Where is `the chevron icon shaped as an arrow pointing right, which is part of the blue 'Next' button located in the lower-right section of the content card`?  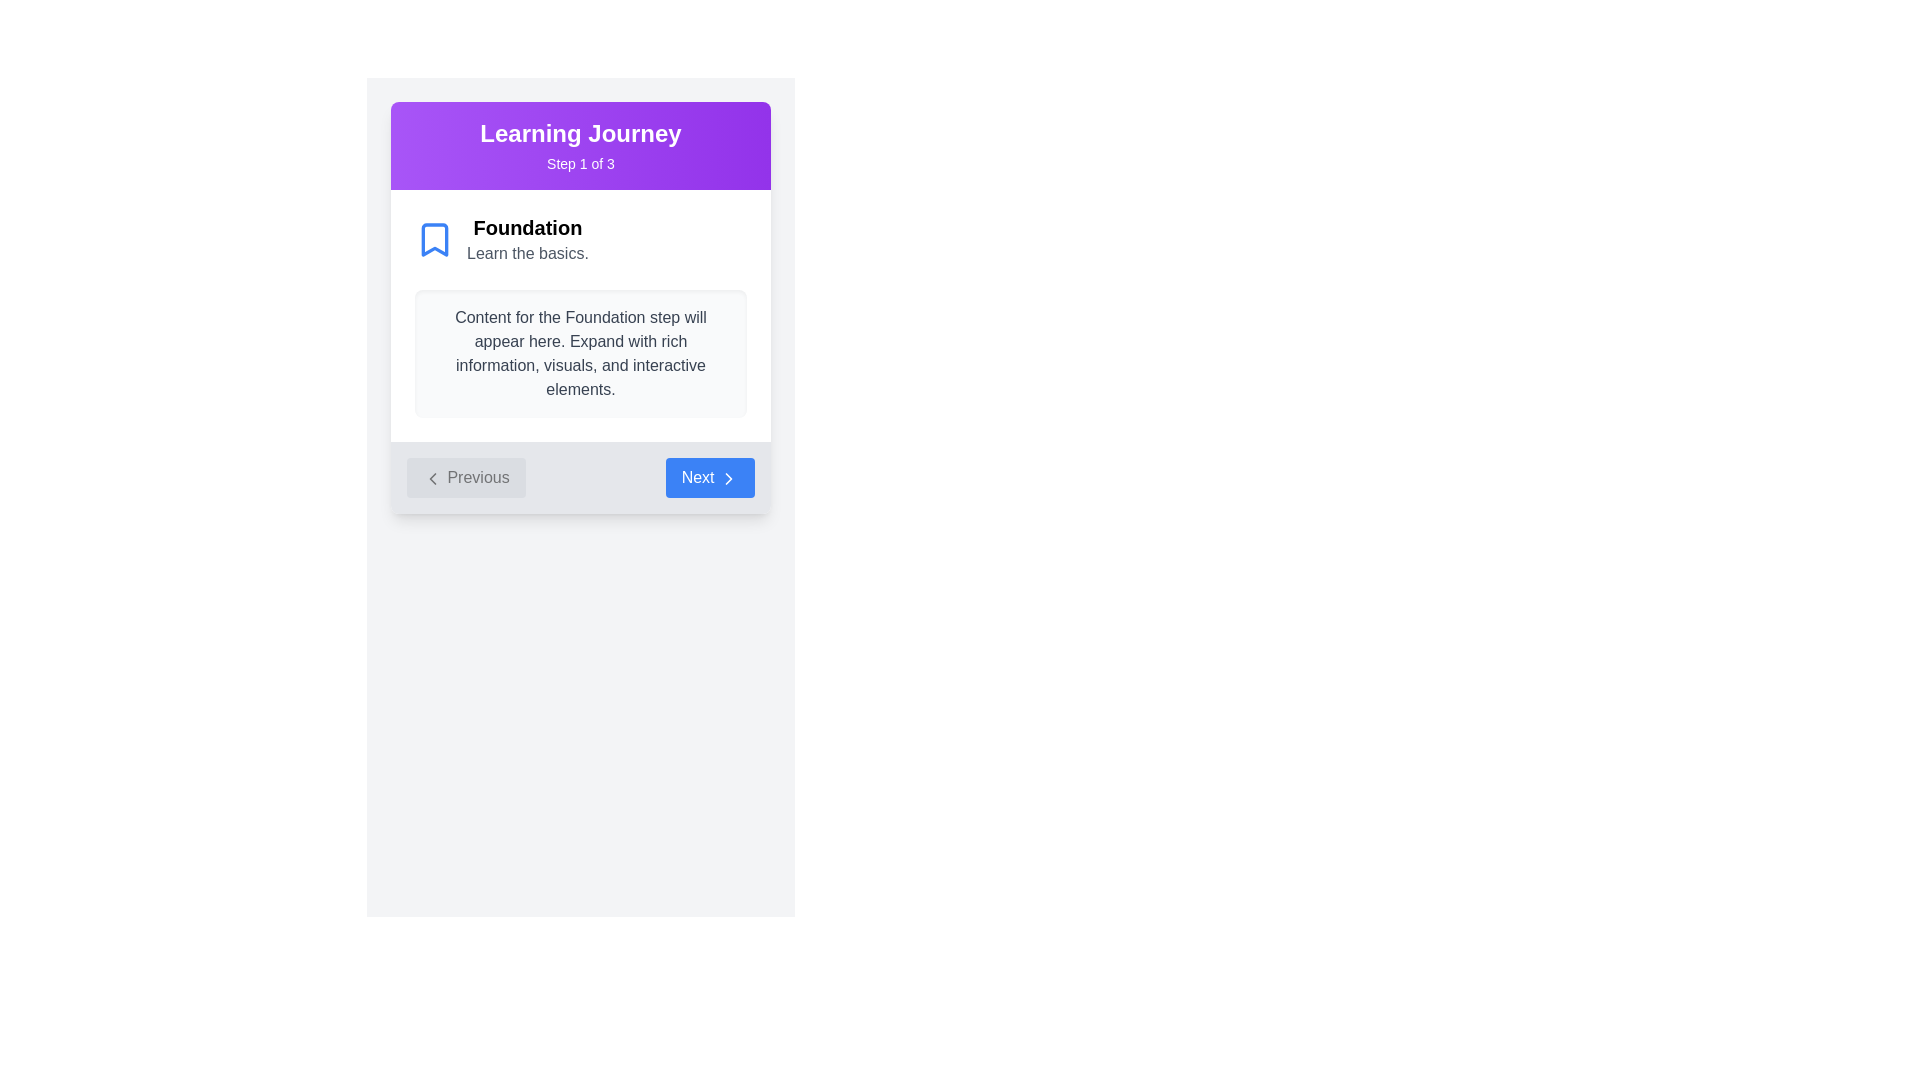 the chevron icon shaped as an arrow pointing right, which is part of the blue 'Next' button located in the lower-right section of the content card is located at coordinates (728, 478).